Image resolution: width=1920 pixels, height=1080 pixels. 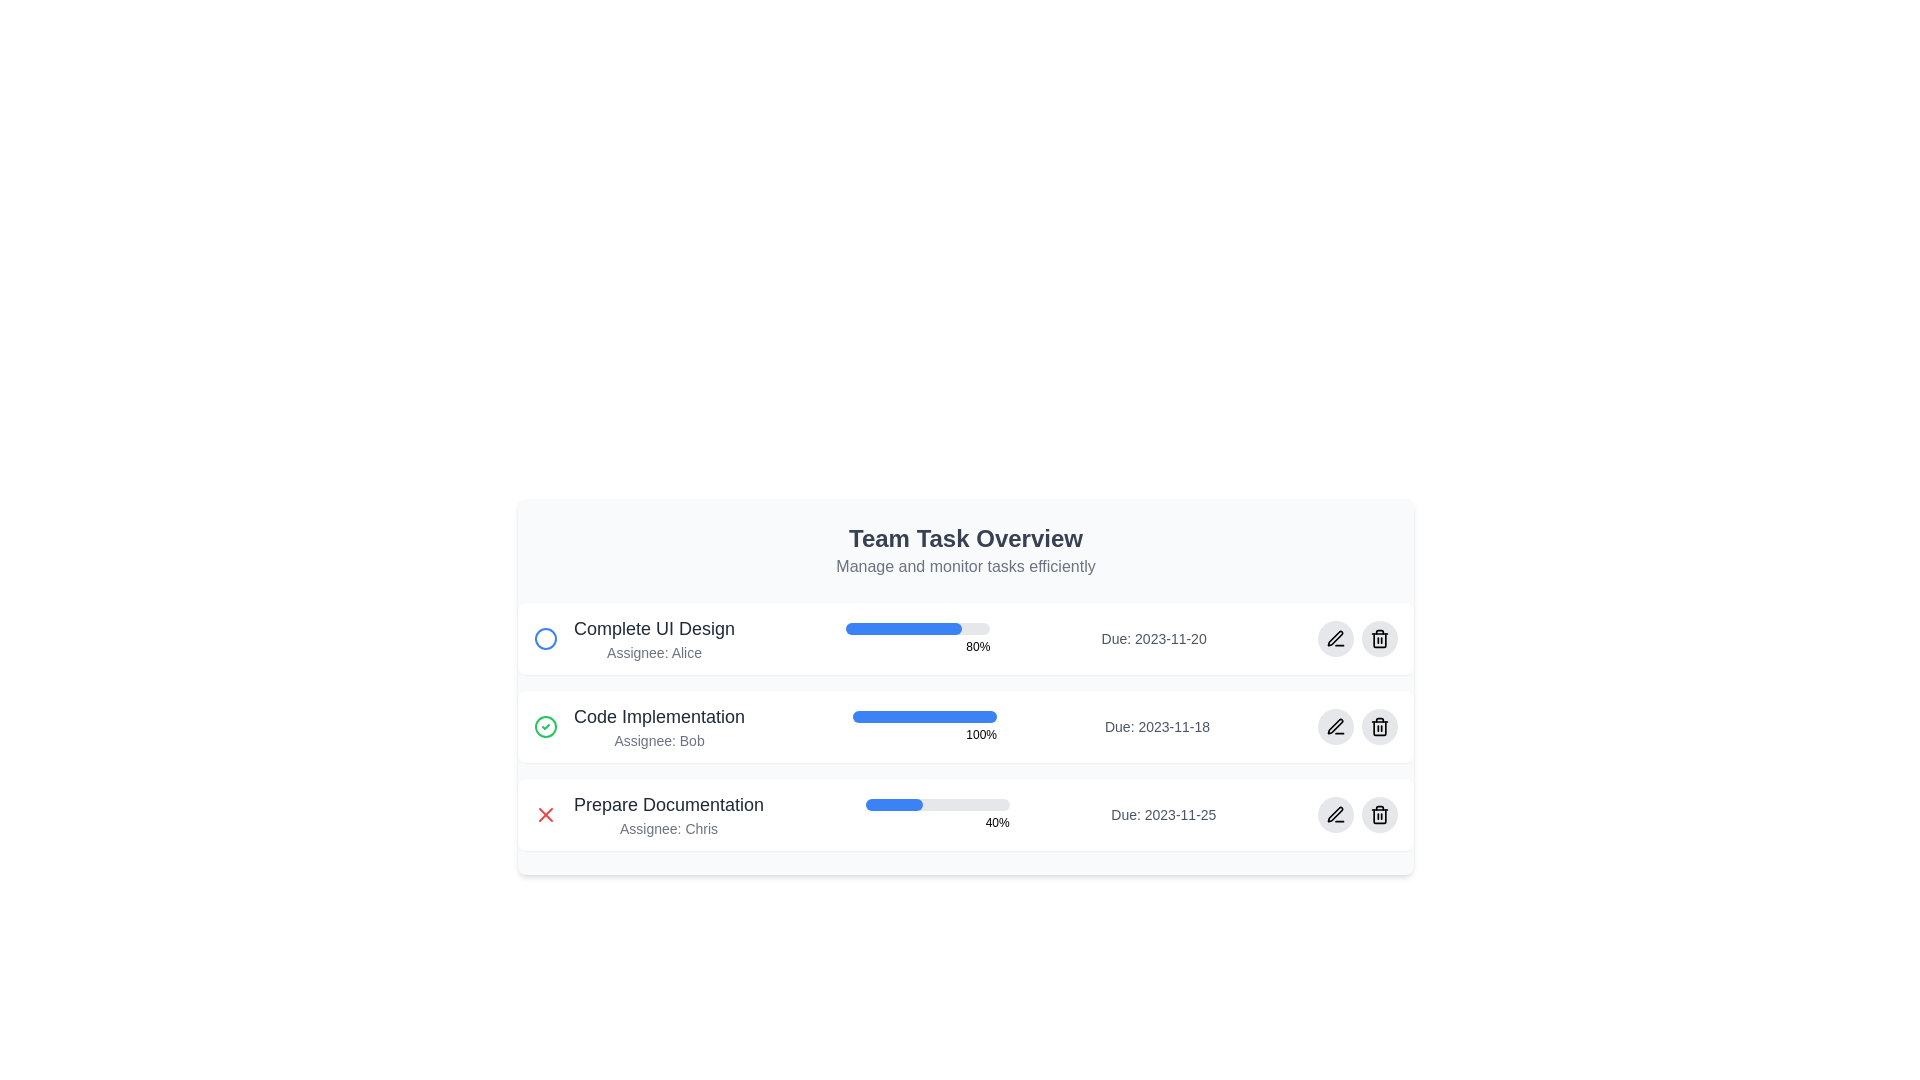 What do you see at coordinates (1378, 726) in the screenshot?
I see `the Trash-Can Icon within a Circular Button located at the far right of the last row of the task list, adjacent to 'Prepare Documentation'` at bounding box center [1378, 726].